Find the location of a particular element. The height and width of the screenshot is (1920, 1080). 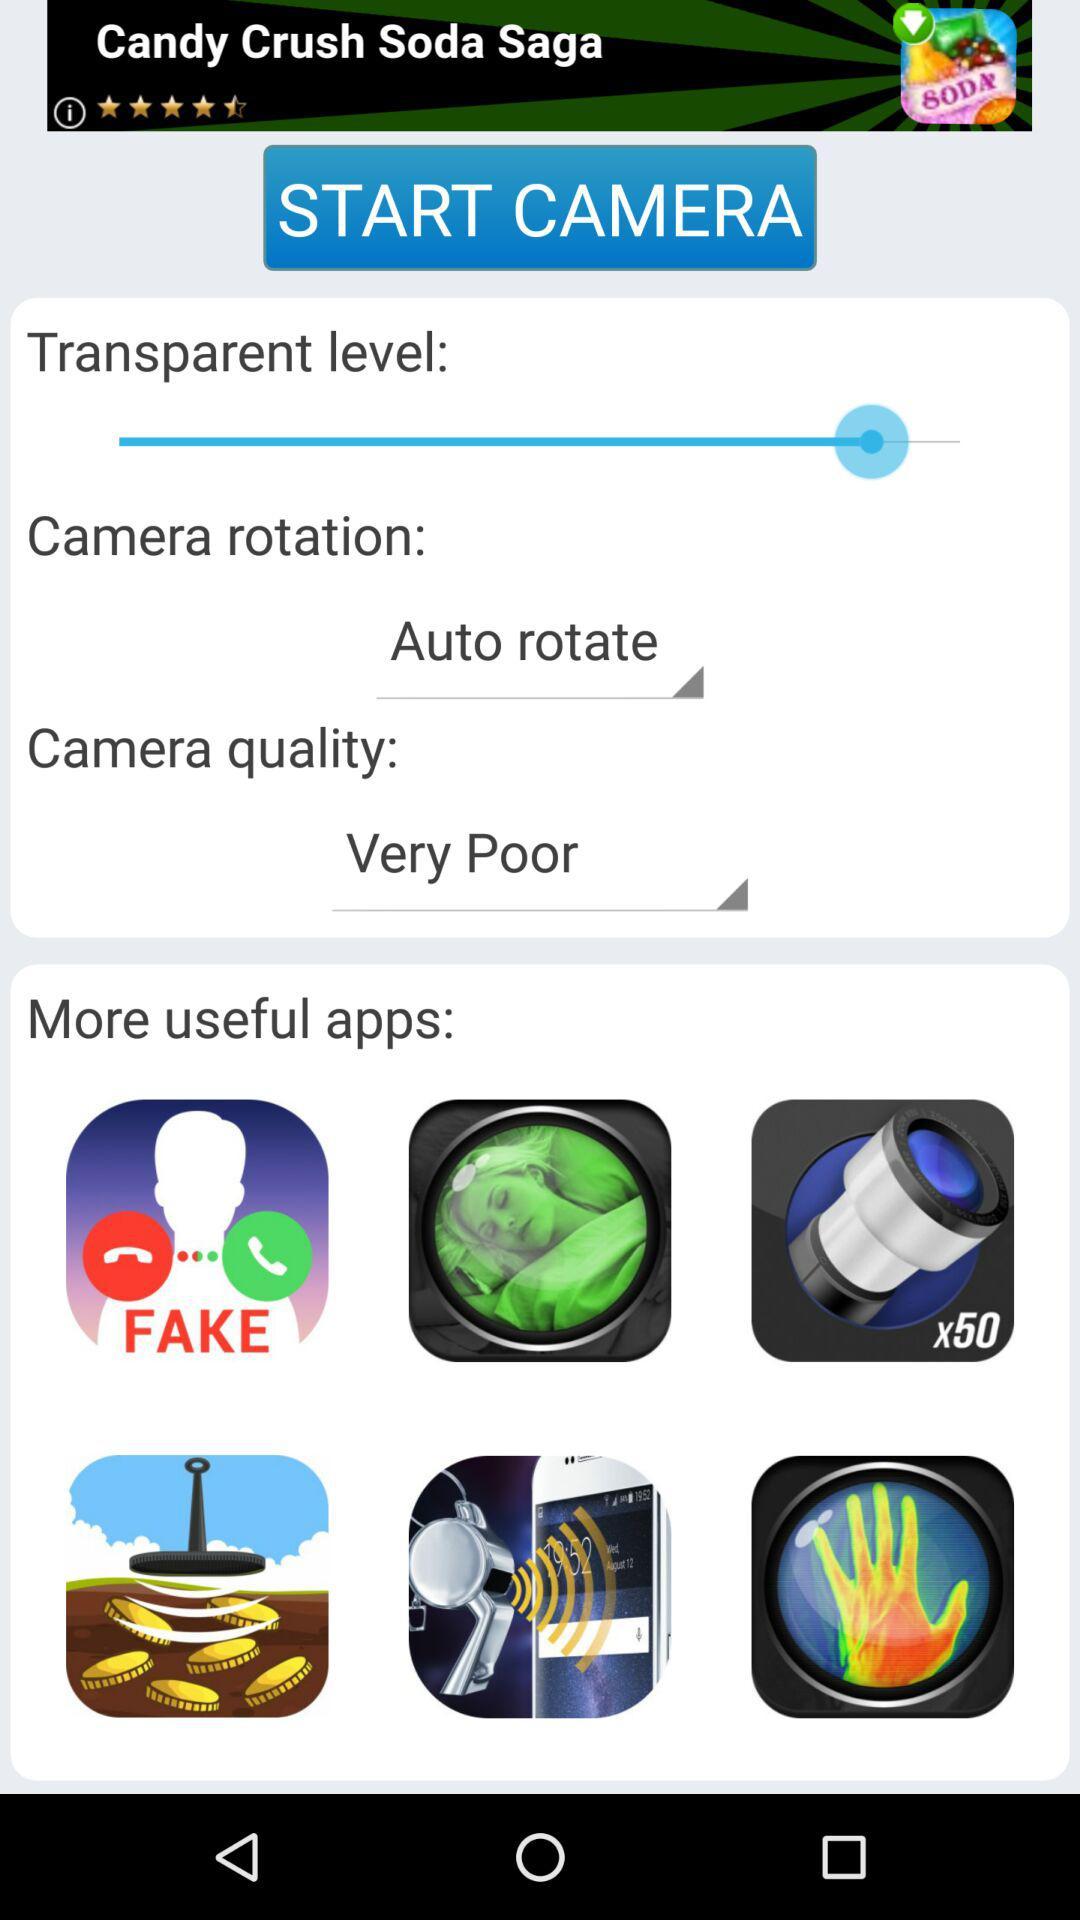

phone call is located at coordinates (197, 1229).